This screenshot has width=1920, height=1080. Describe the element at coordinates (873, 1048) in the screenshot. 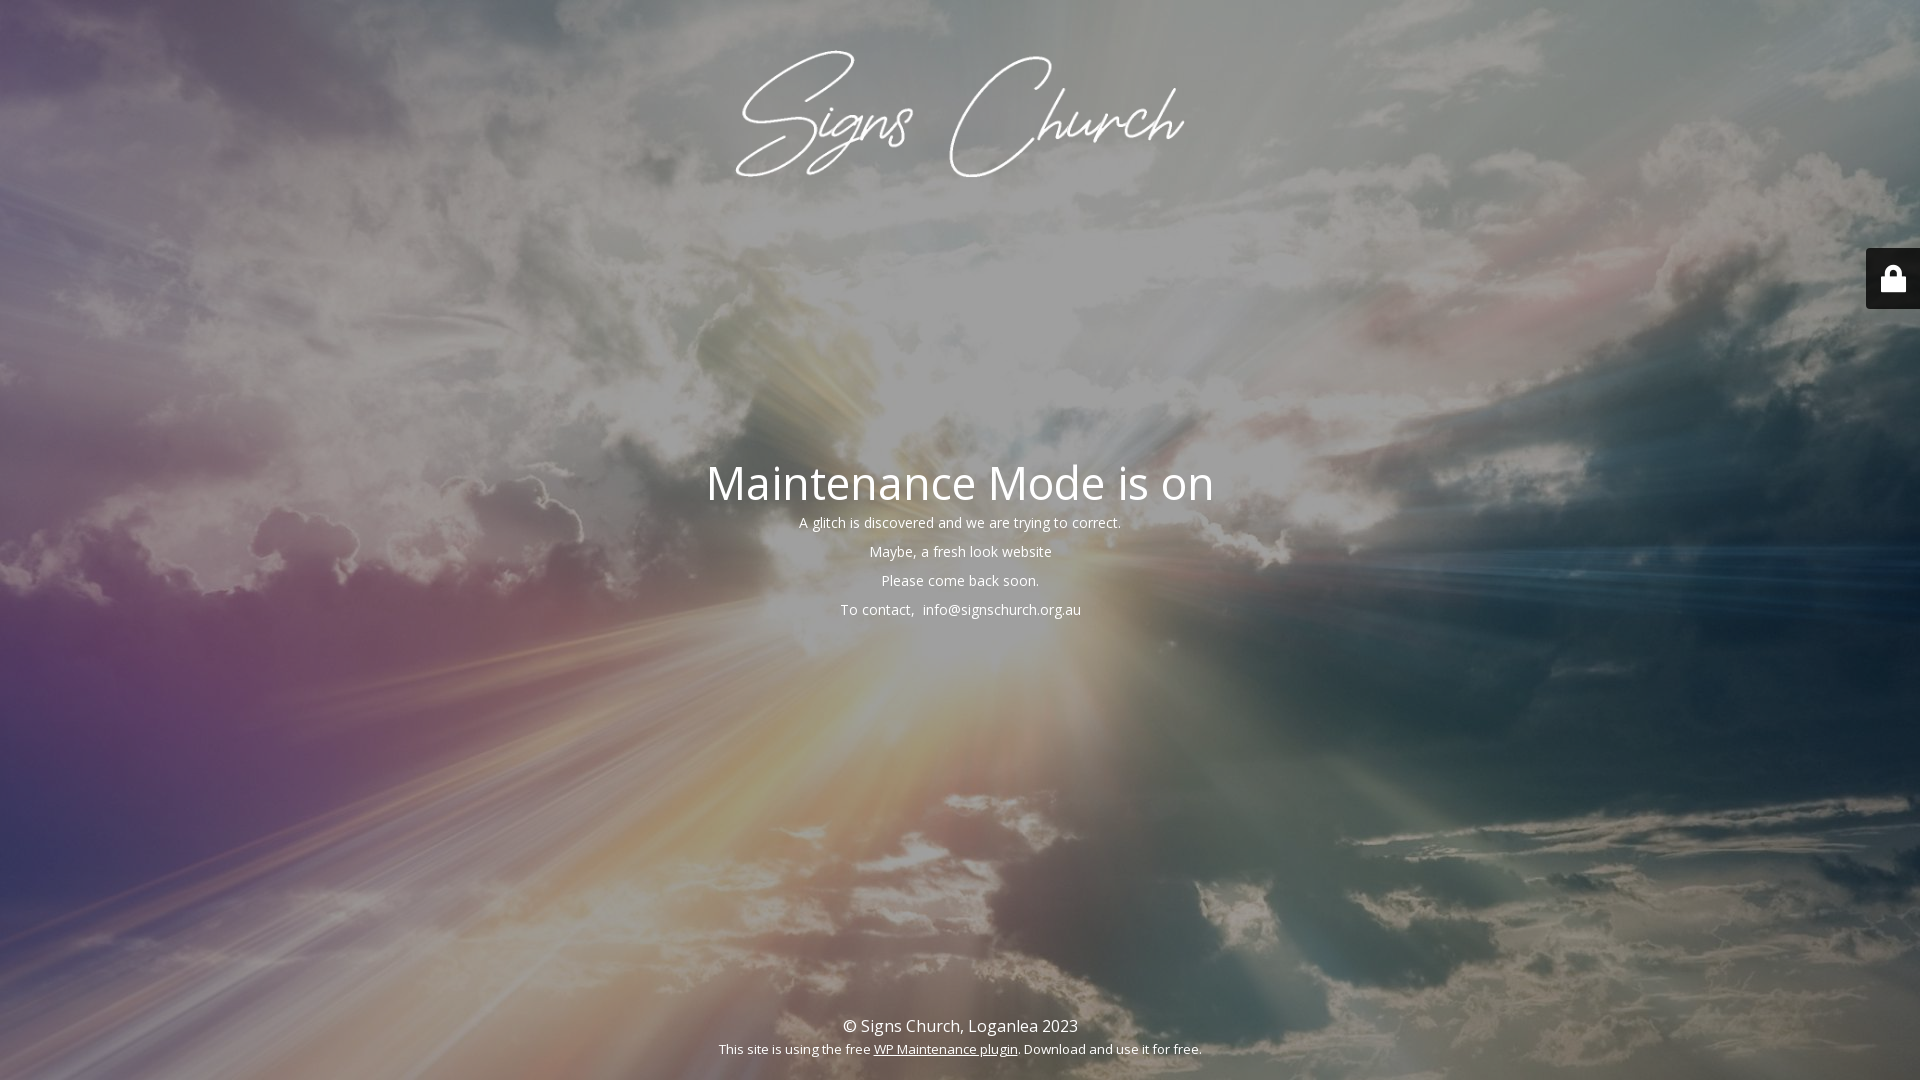

I see `'WP Maintenance plugin'` at that location.